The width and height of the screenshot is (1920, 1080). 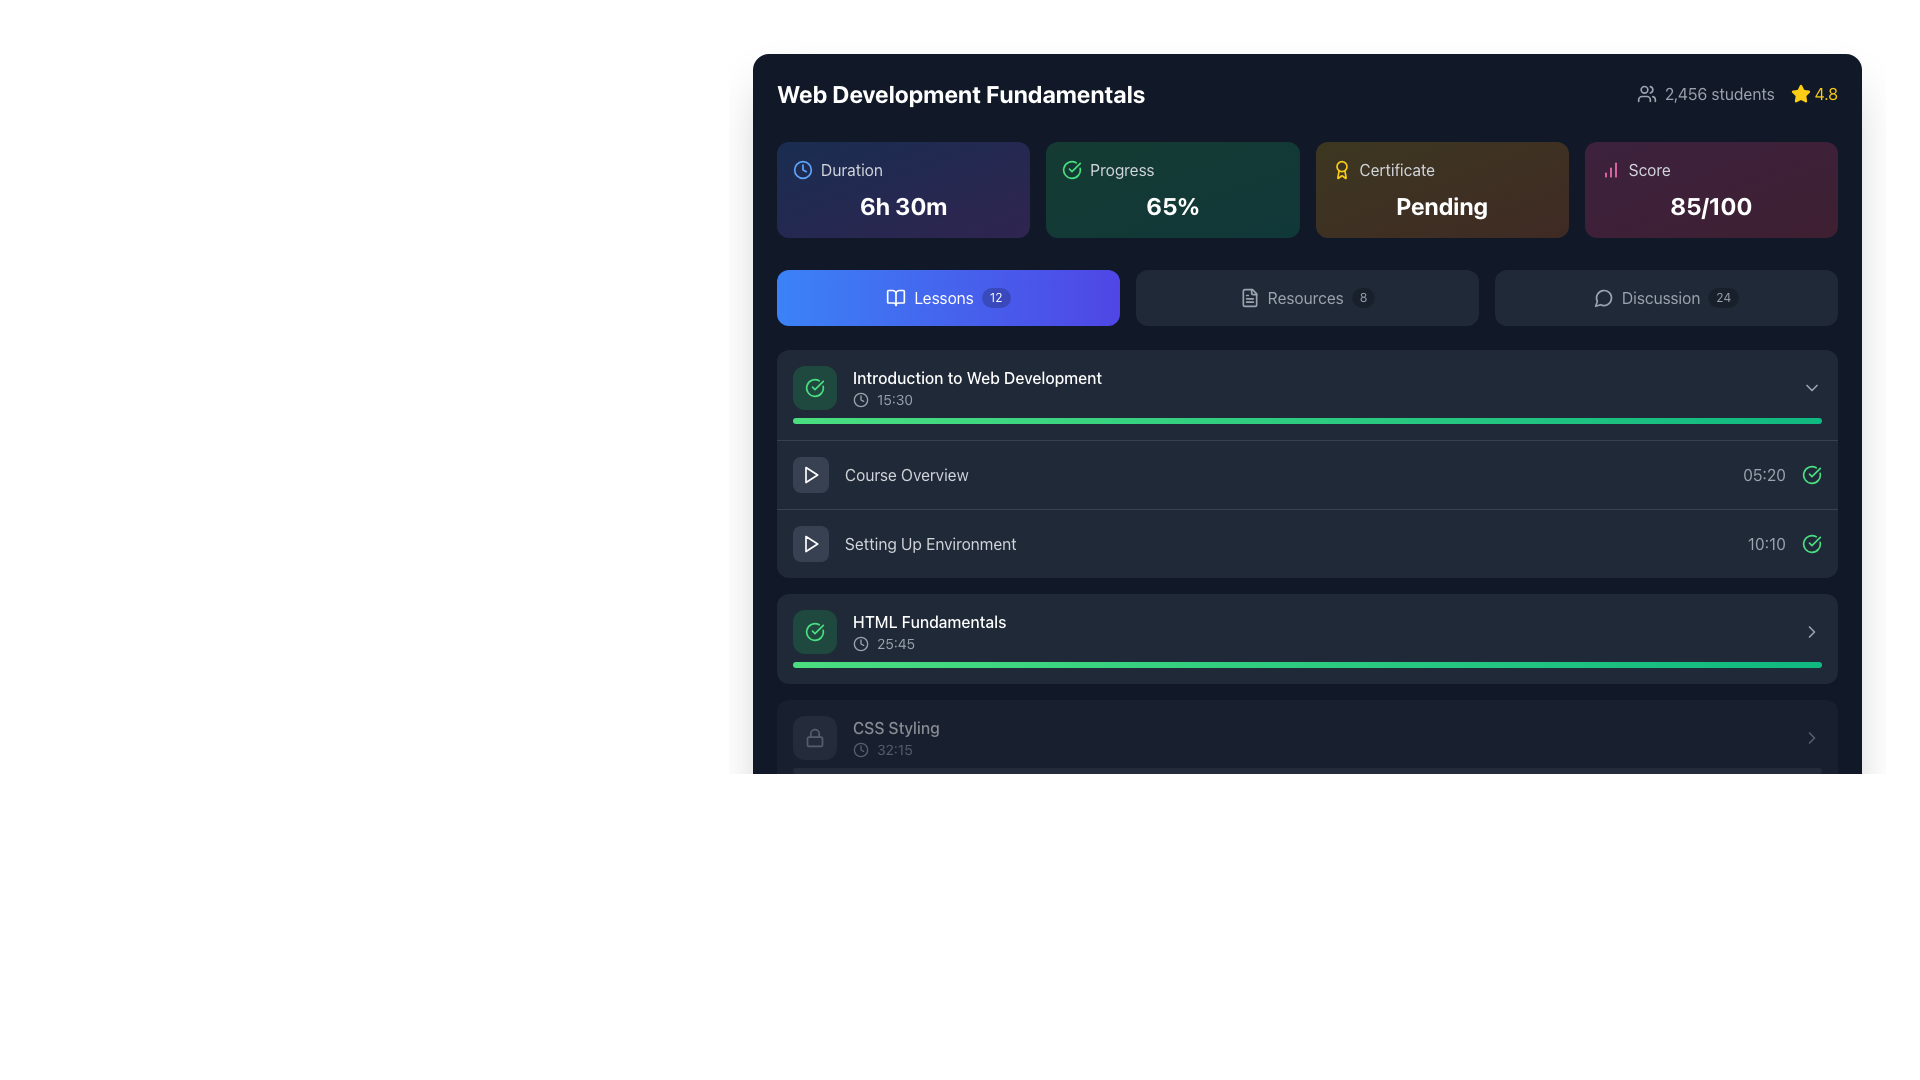 What do you see at coordinates (1441, 168) in the screenshot?
I see `the context from the 'Certificate' label with the award icon located` at bounding box center [1441, 168].